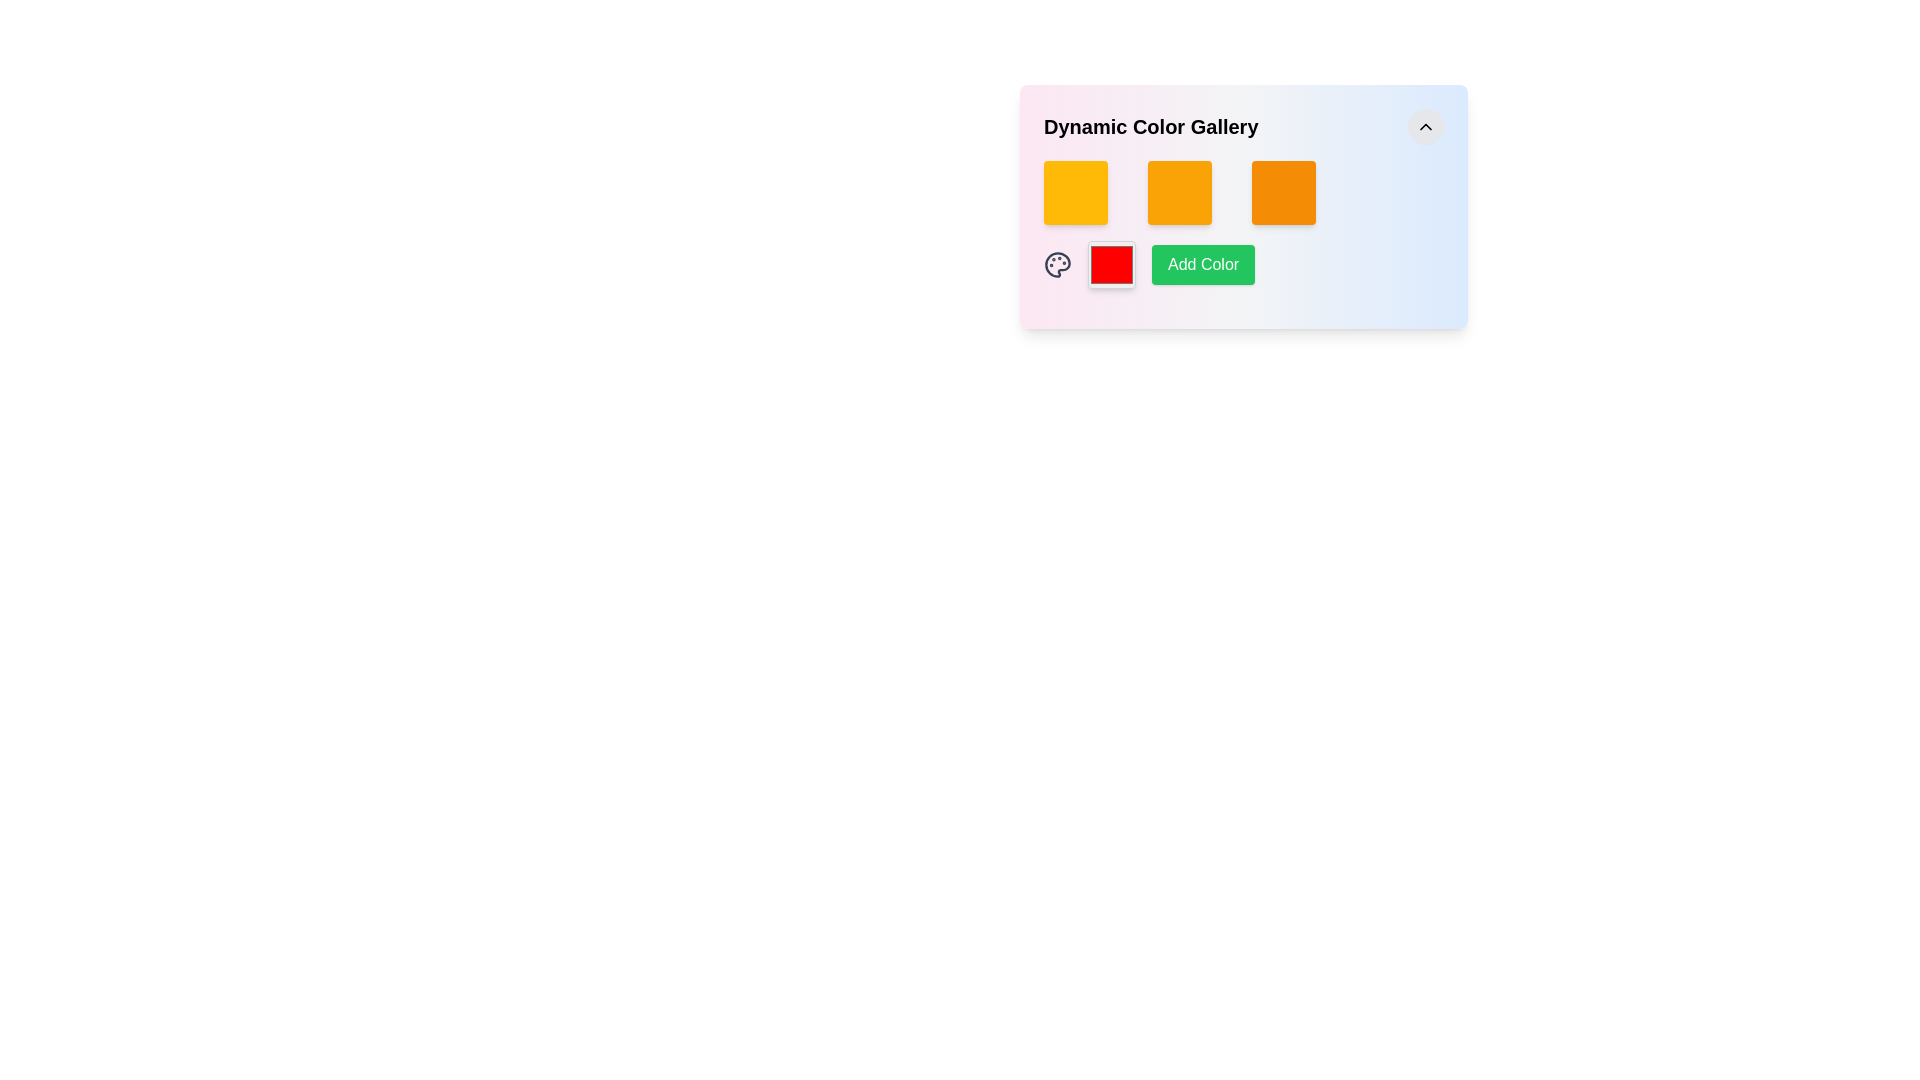  I want to click on the orange colored box with rounded edges, which is the second element in a grid layout, so click(1180, 192).